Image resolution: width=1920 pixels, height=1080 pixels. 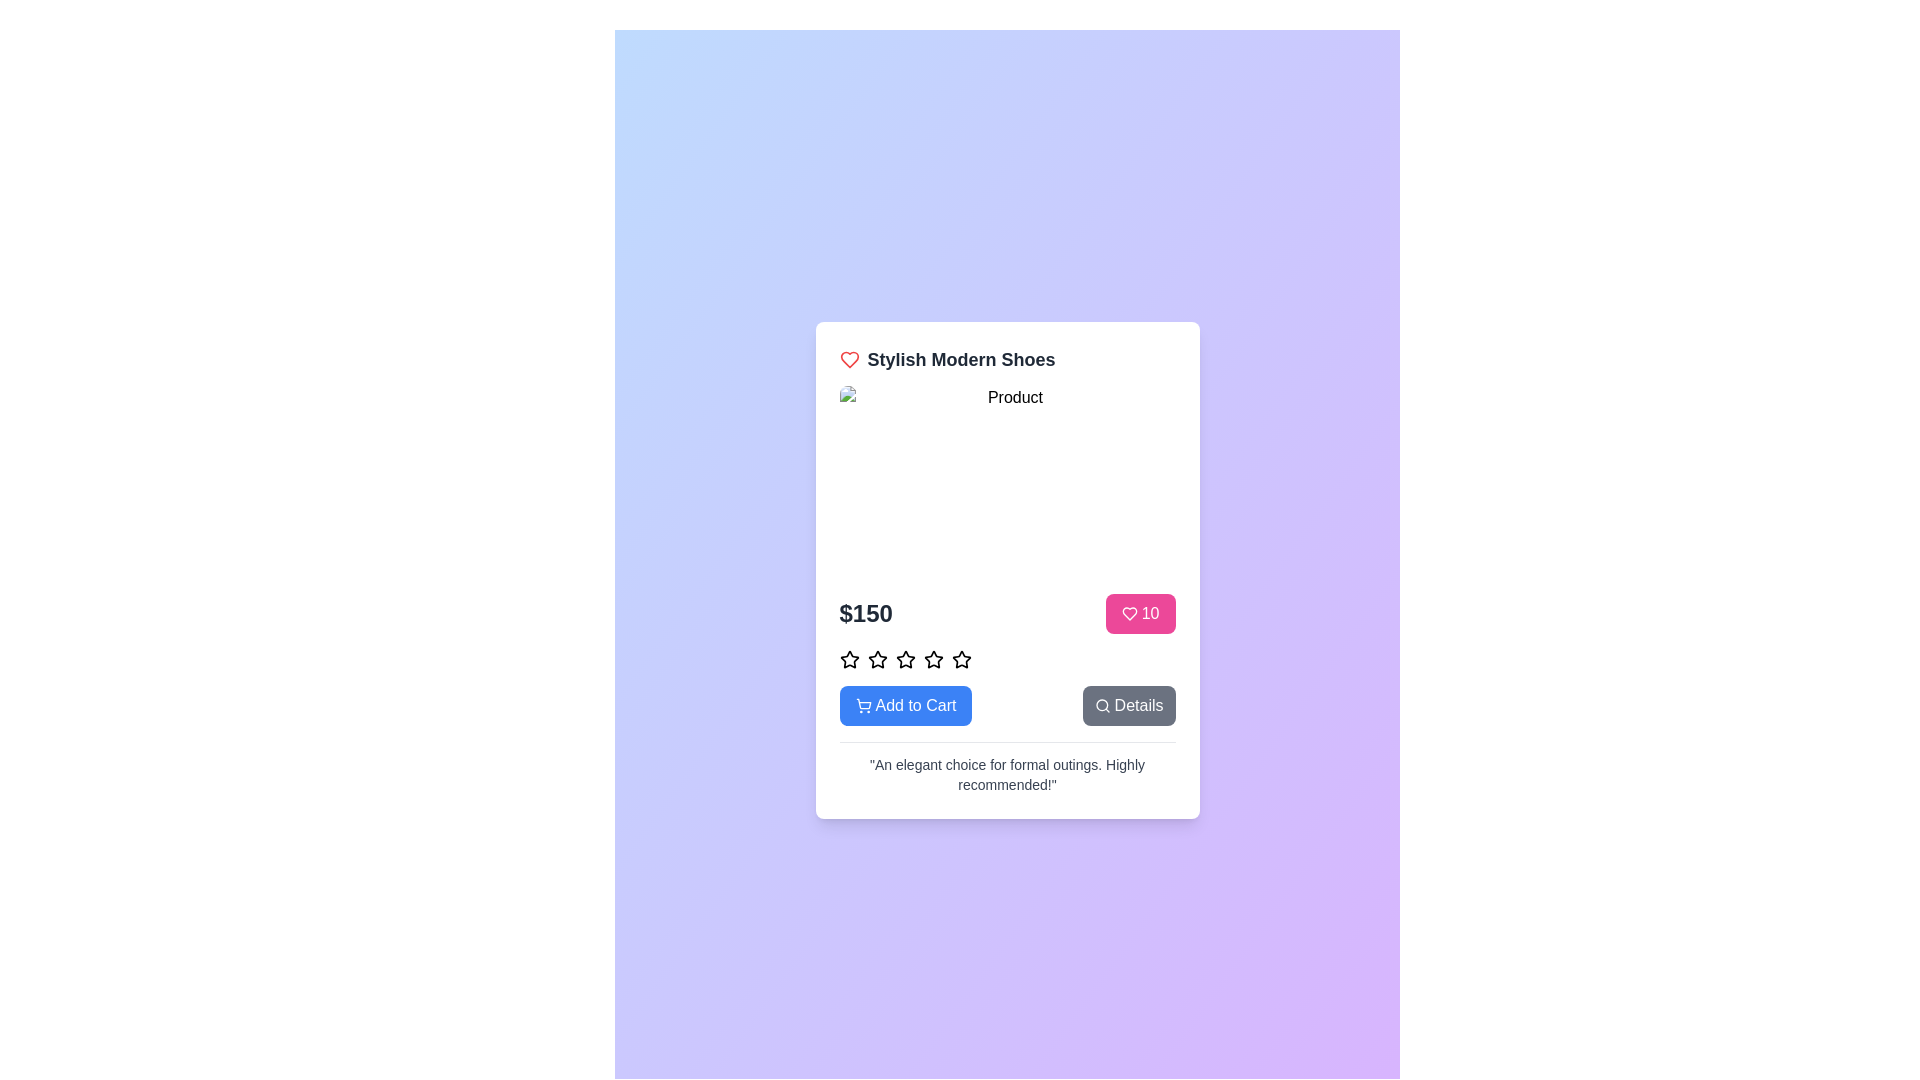 What do you see at coordinates (932, 659) in the screenshot?
I see `the sixth star icon used for rating located below the price label in the product card to provide visual feedback` at bounding box center [932, 659].